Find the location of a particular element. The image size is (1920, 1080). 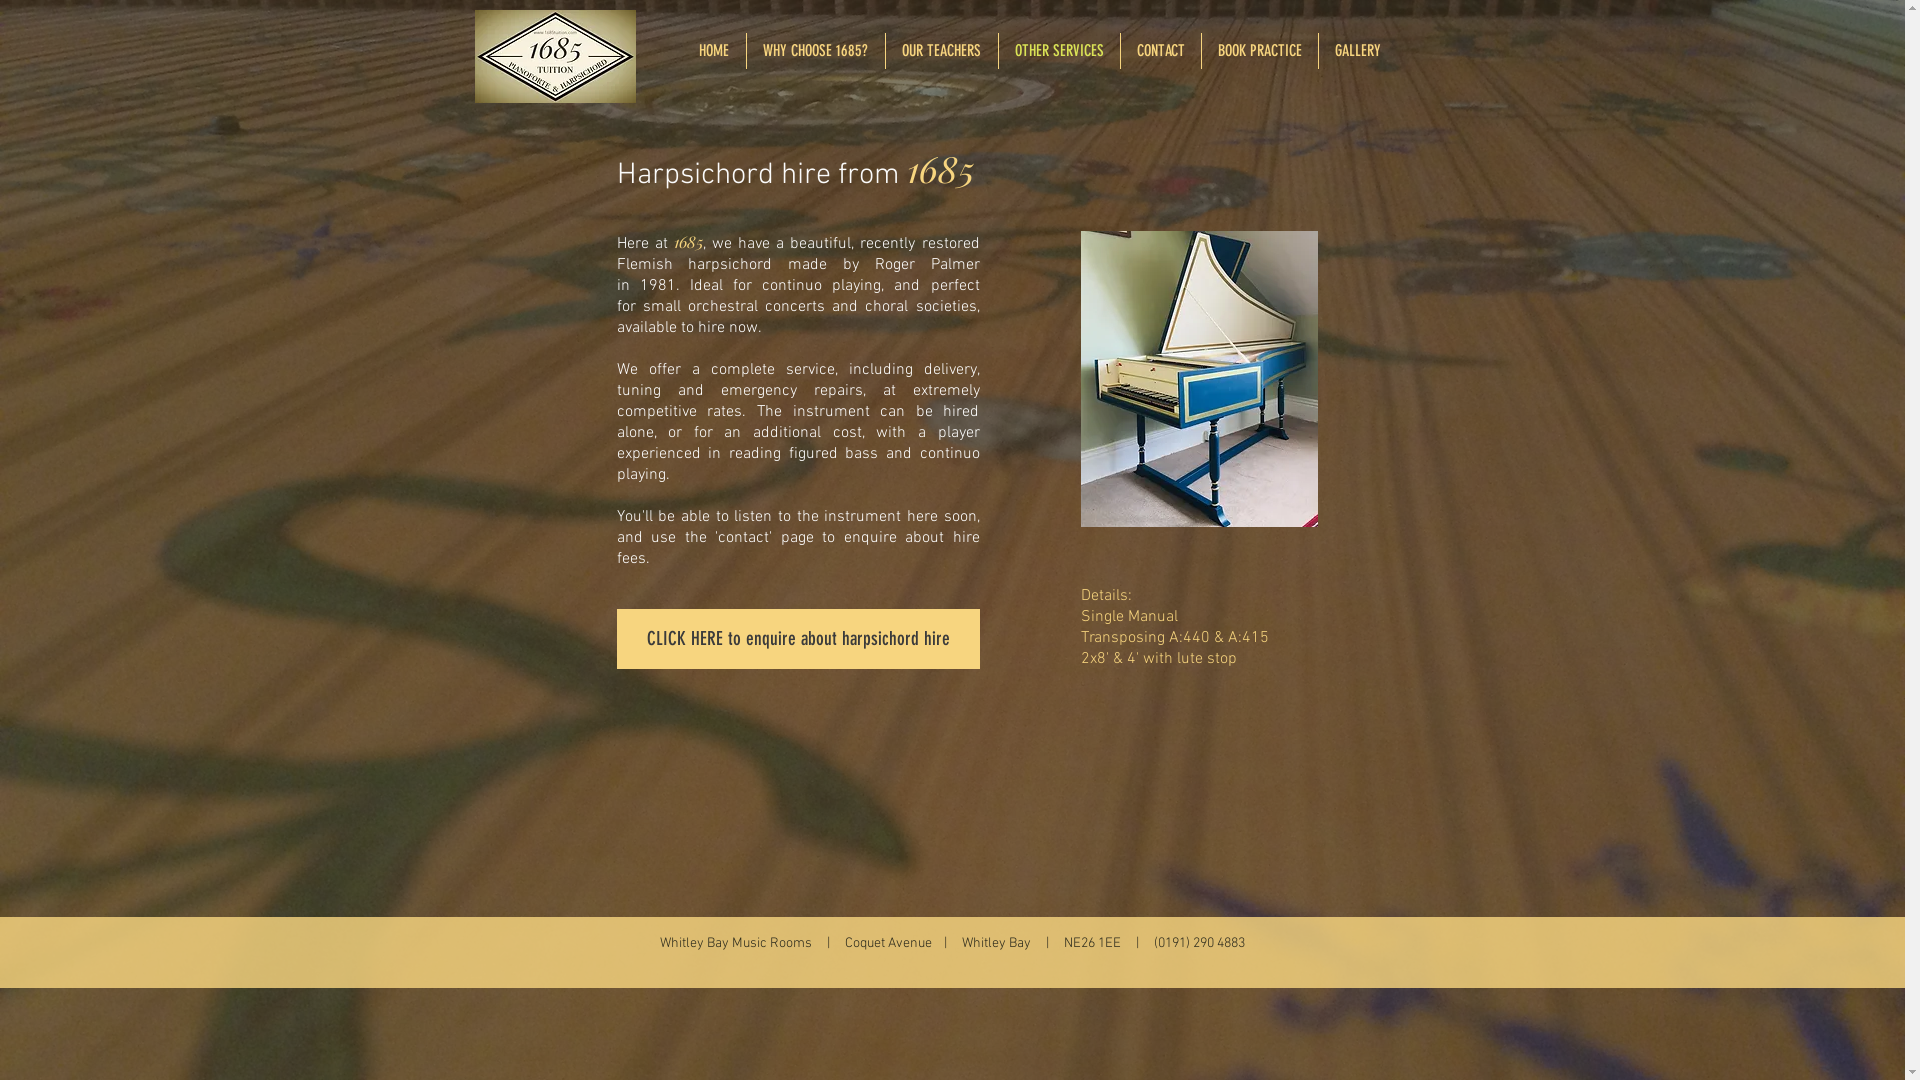

'CONTACT' is located at coordinates (1160, 49).